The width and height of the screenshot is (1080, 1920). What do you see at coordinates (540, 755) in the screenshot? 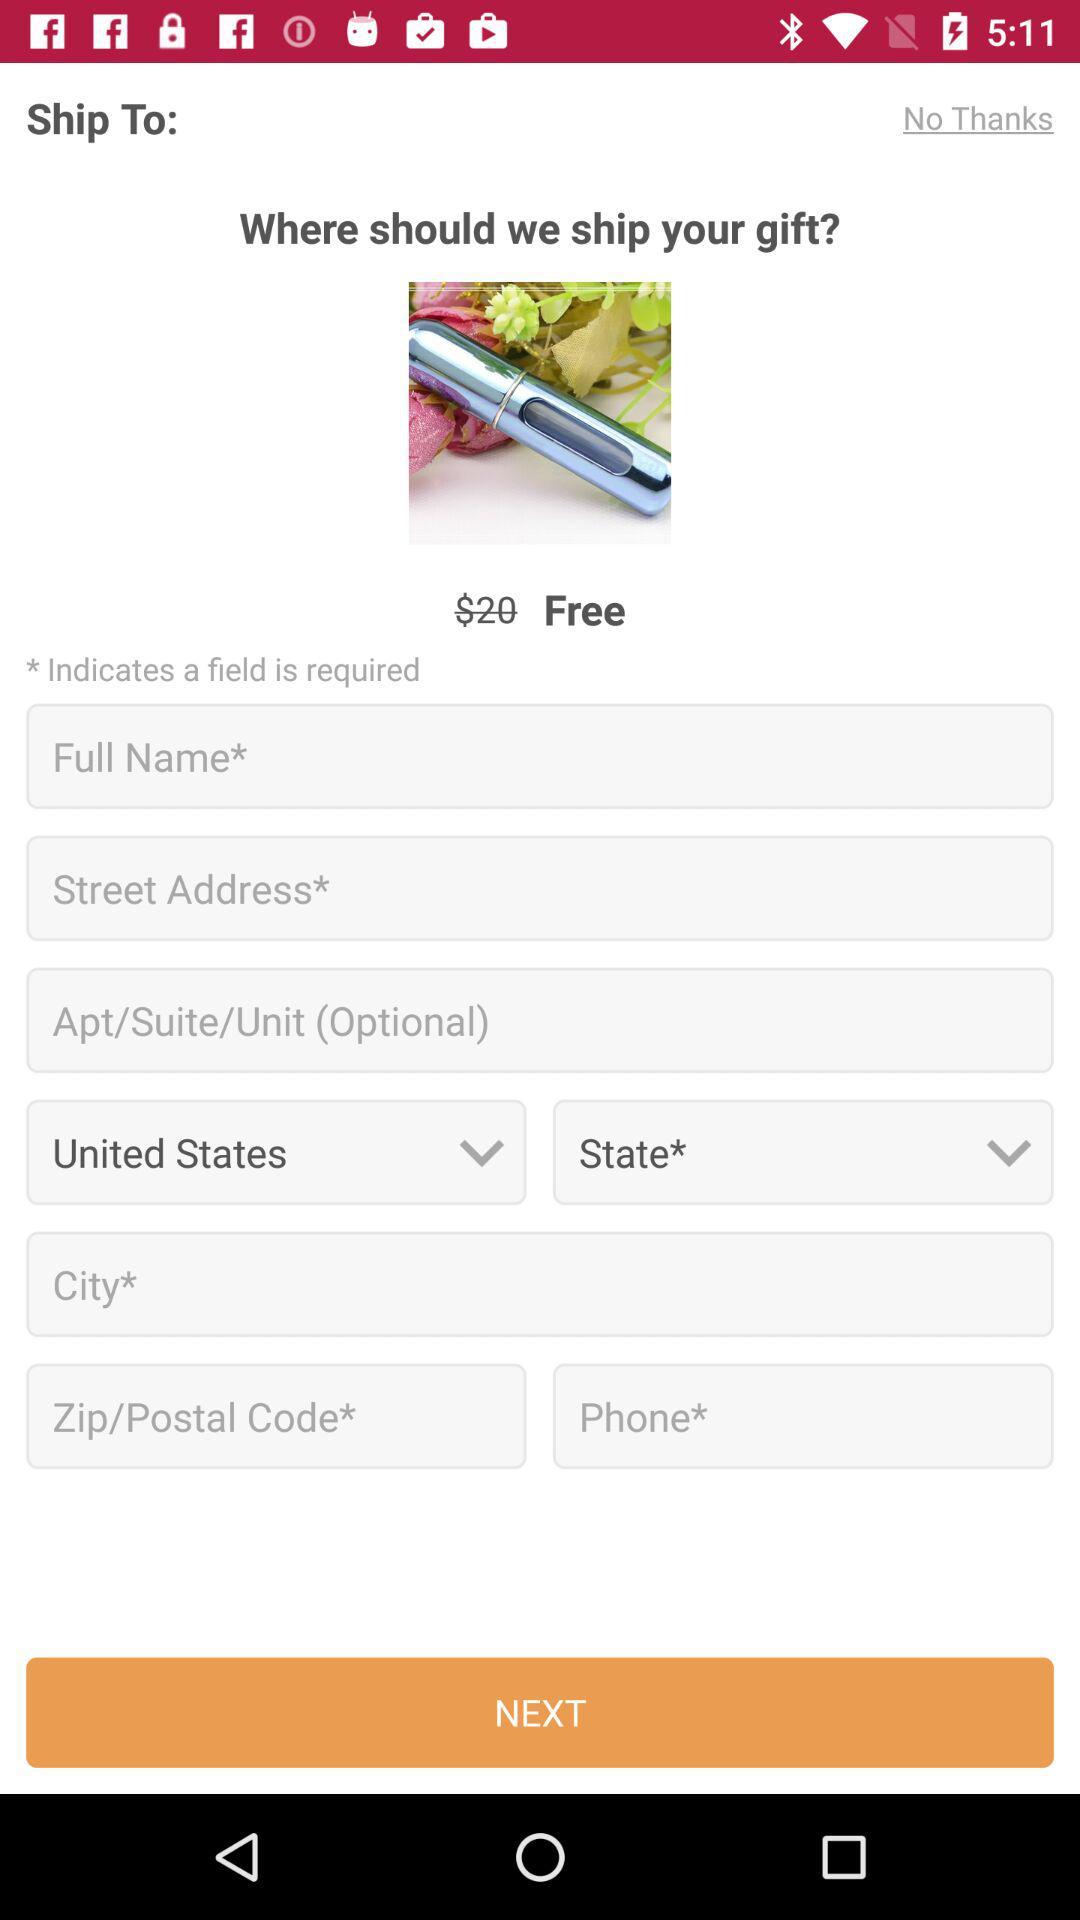
I see `you full name` at bounding box center [540, 755].